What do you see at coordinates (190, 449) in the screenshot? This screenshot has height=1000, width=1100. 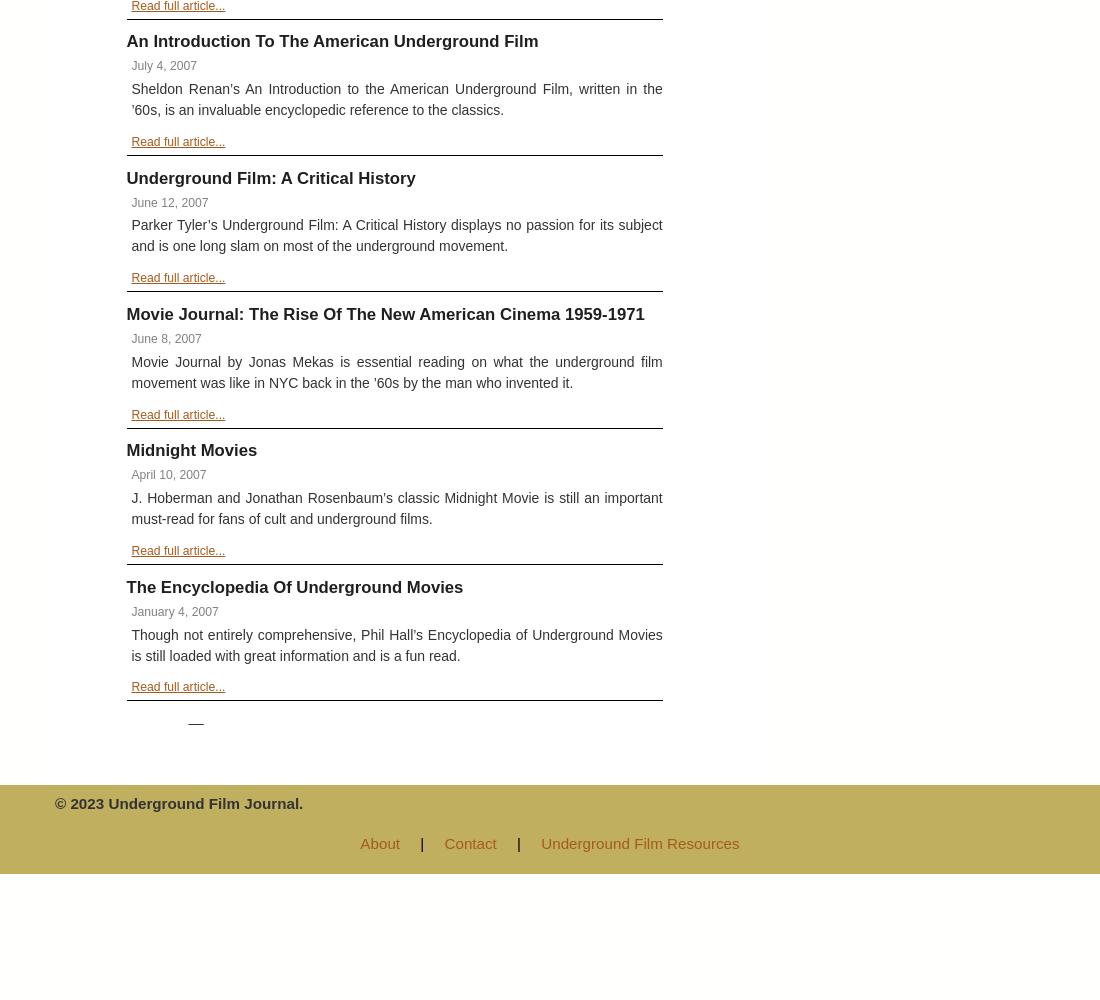 I see `'Midnight Movies'` at bounding box center [190, 449].